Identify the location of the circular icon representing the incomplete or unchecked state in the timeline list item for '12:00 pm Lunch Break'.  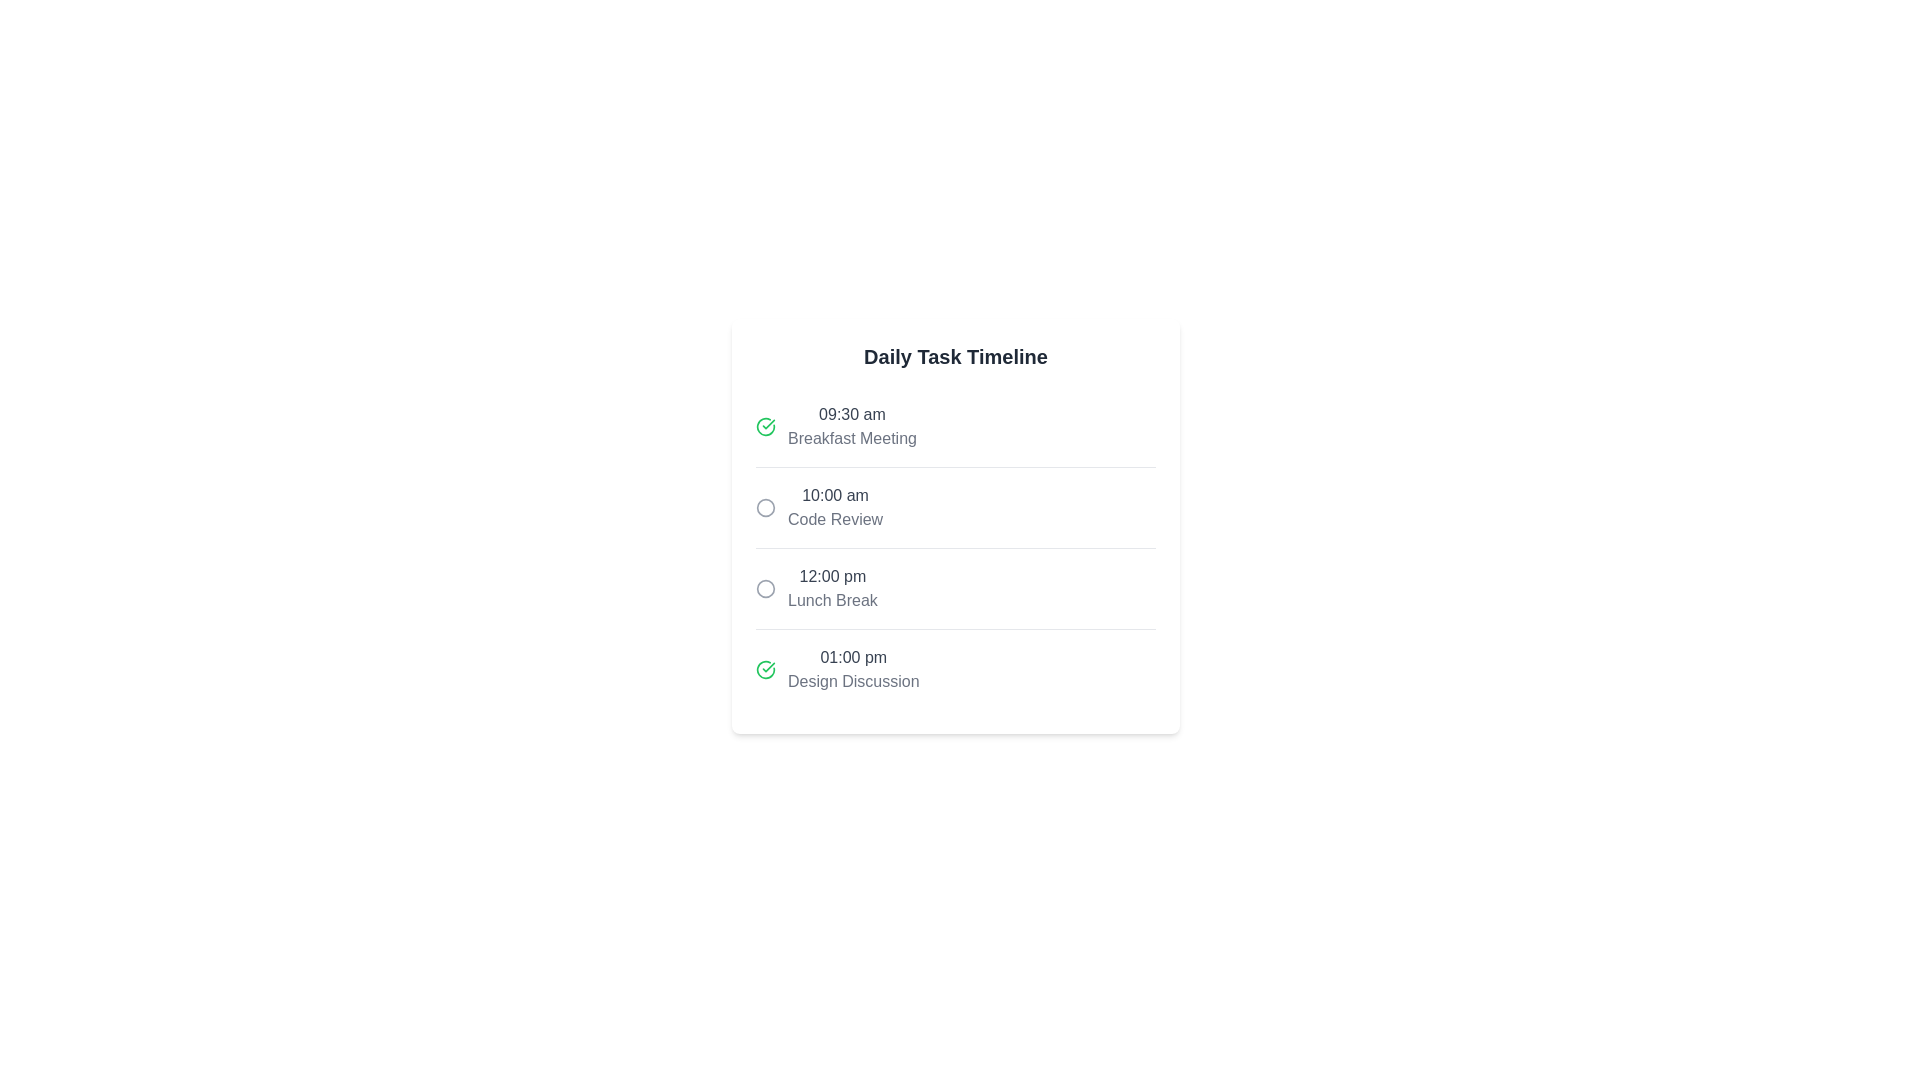
(954, 586).